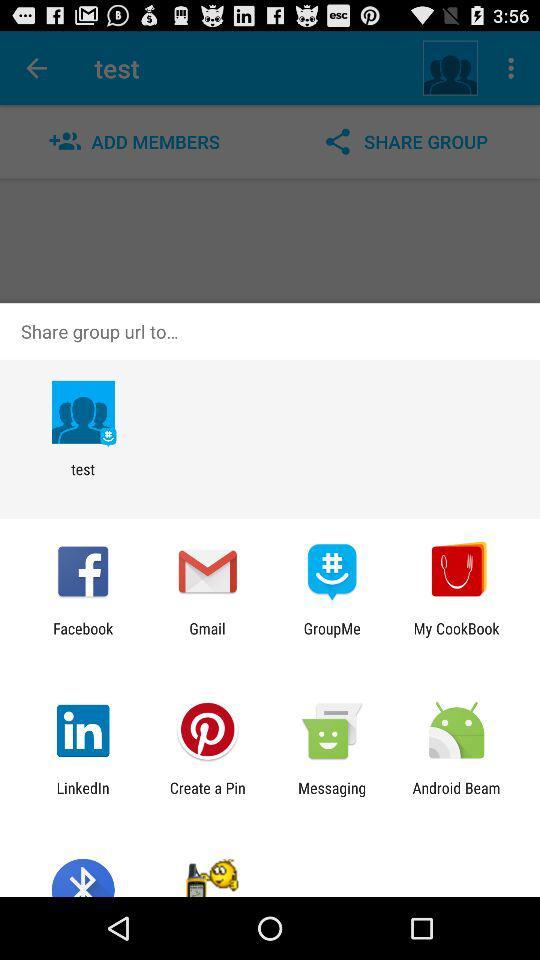 The height and width of the screenshot is (960, 540). What do you see at coordinates (456, 796) in the screenshot?
I see `android beam icon` at bounding box center [456, 796].